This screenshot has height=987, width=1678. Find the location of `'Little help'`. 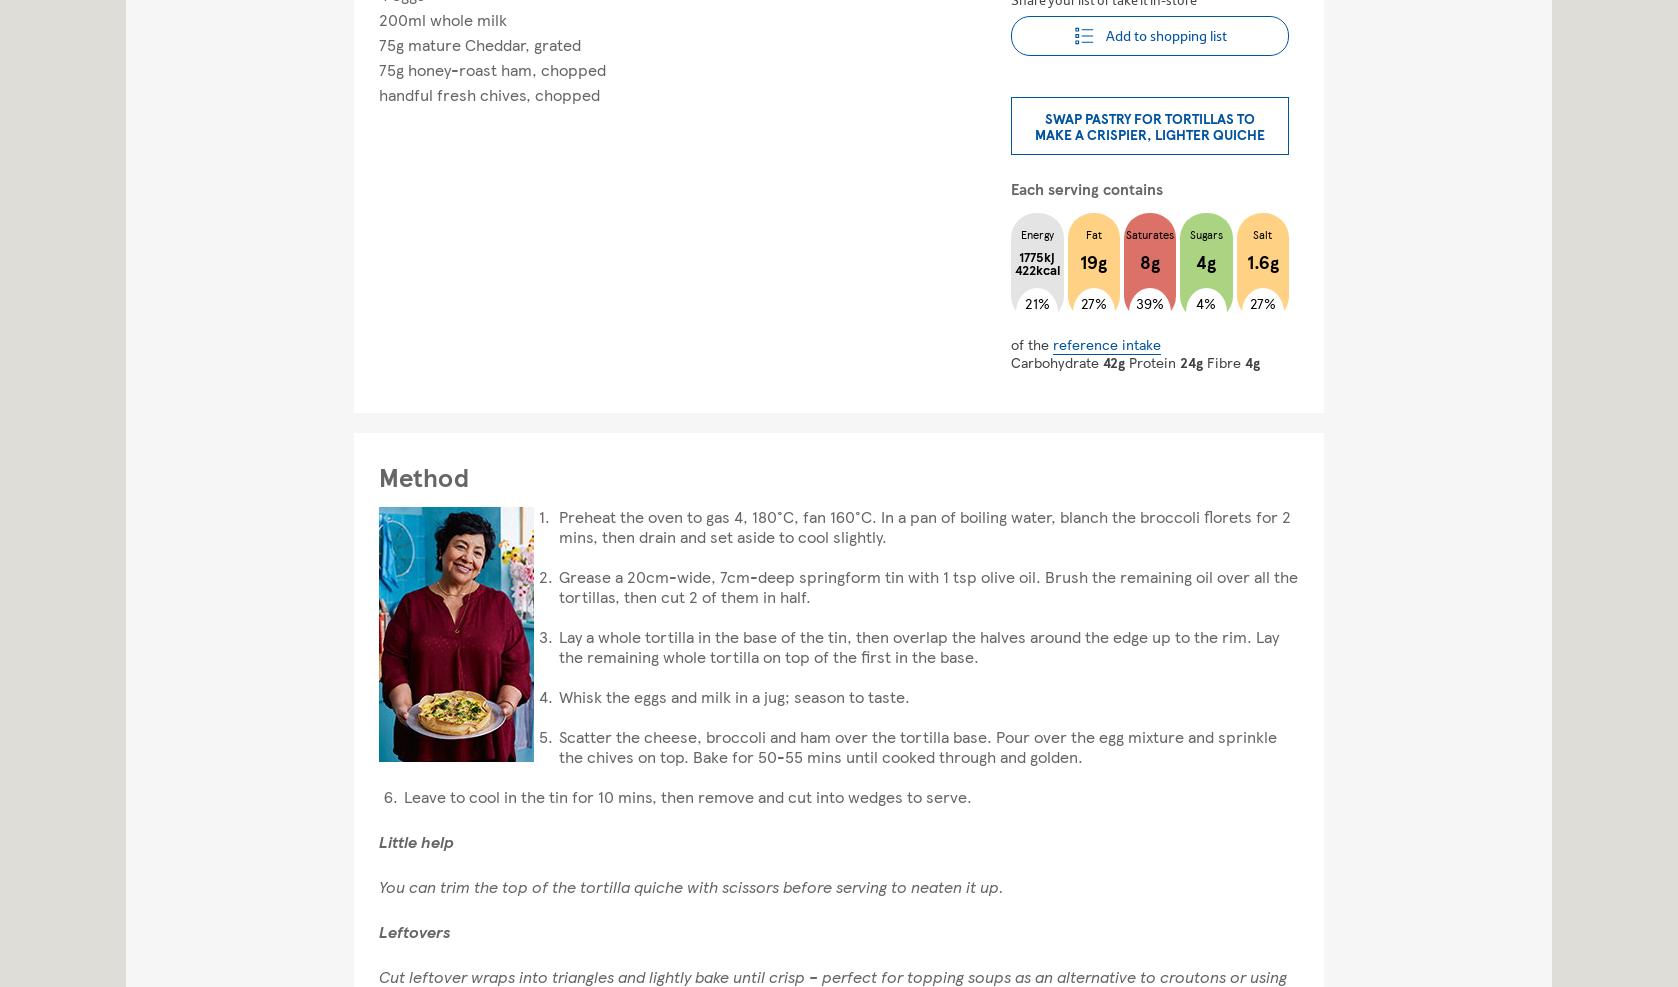

'Little help' is located at coordinates (416, 841).